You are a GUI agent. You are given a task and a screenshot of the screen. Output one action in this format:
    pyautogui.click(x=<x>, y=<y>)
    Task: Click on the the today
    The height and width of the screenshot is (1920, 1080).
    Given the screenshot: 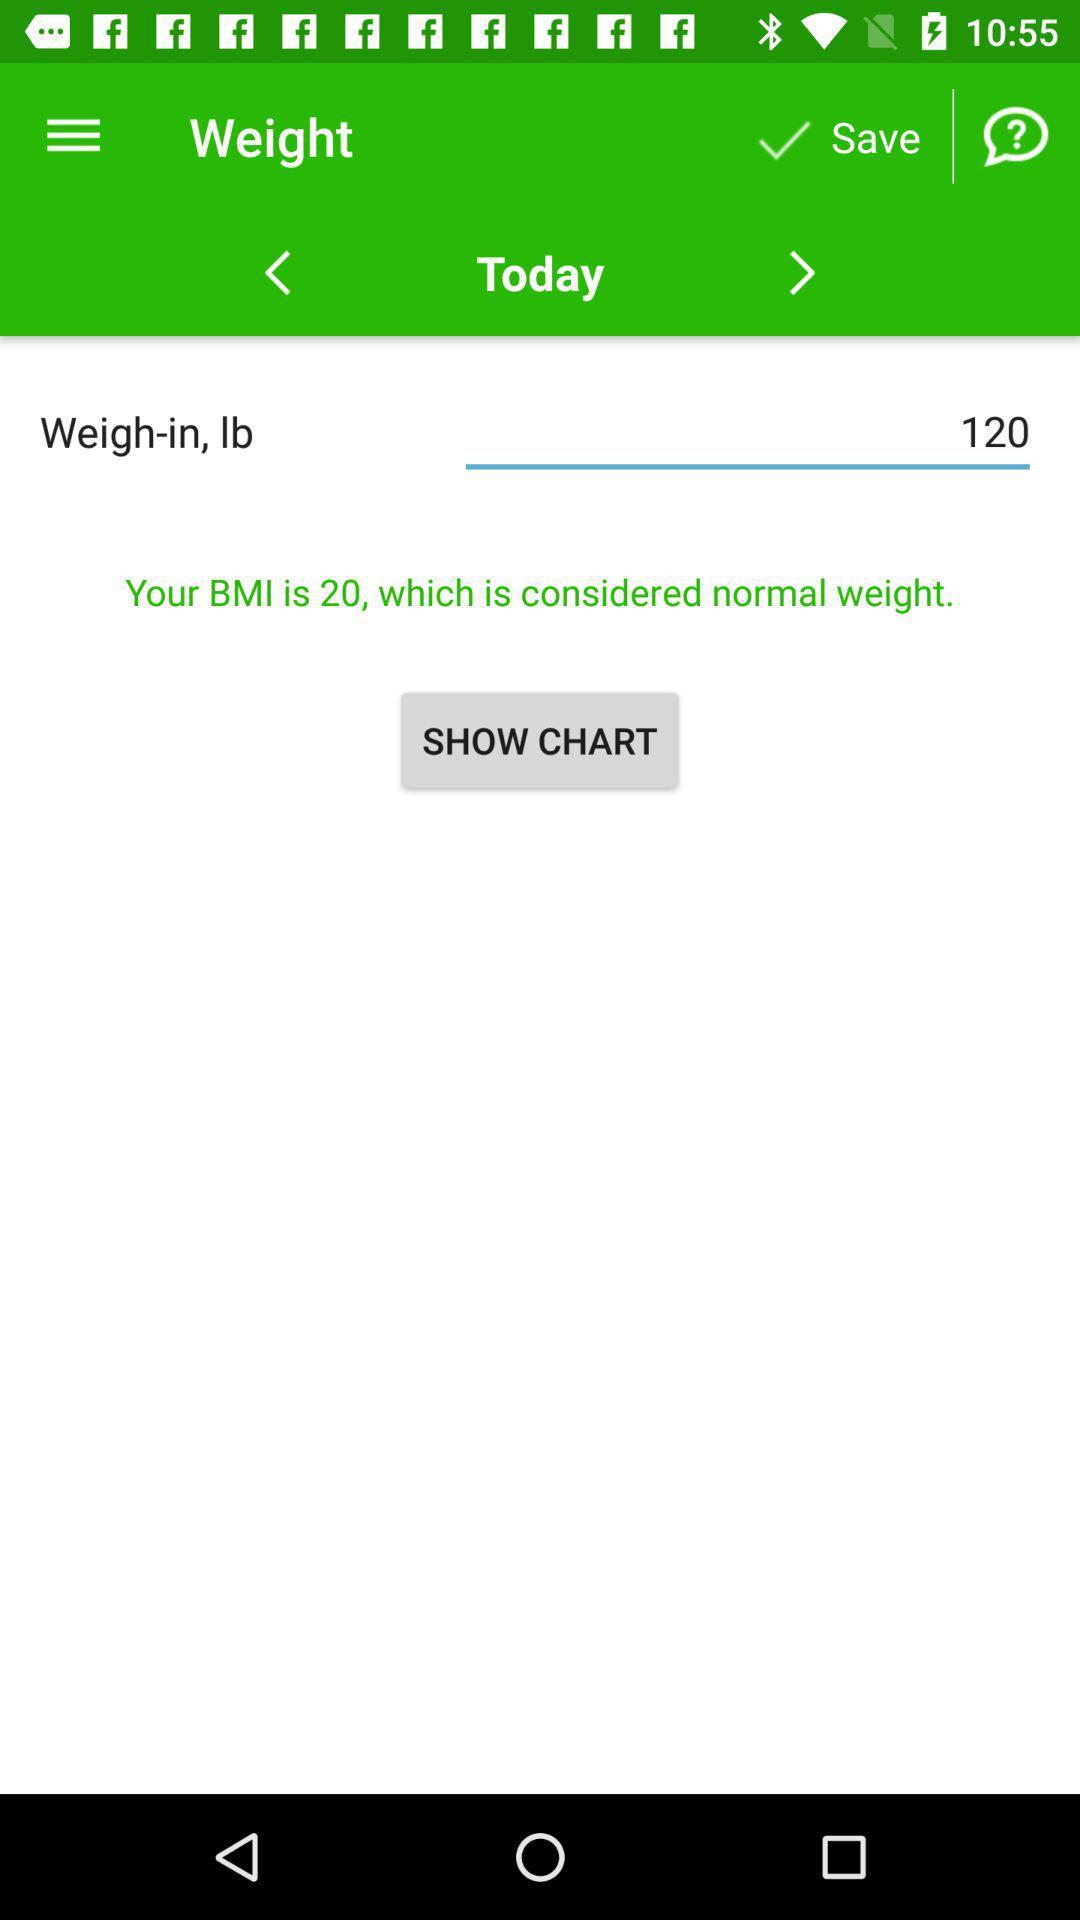 What is the action you would take?
    pyautogui.click(x=540, y=272)
    